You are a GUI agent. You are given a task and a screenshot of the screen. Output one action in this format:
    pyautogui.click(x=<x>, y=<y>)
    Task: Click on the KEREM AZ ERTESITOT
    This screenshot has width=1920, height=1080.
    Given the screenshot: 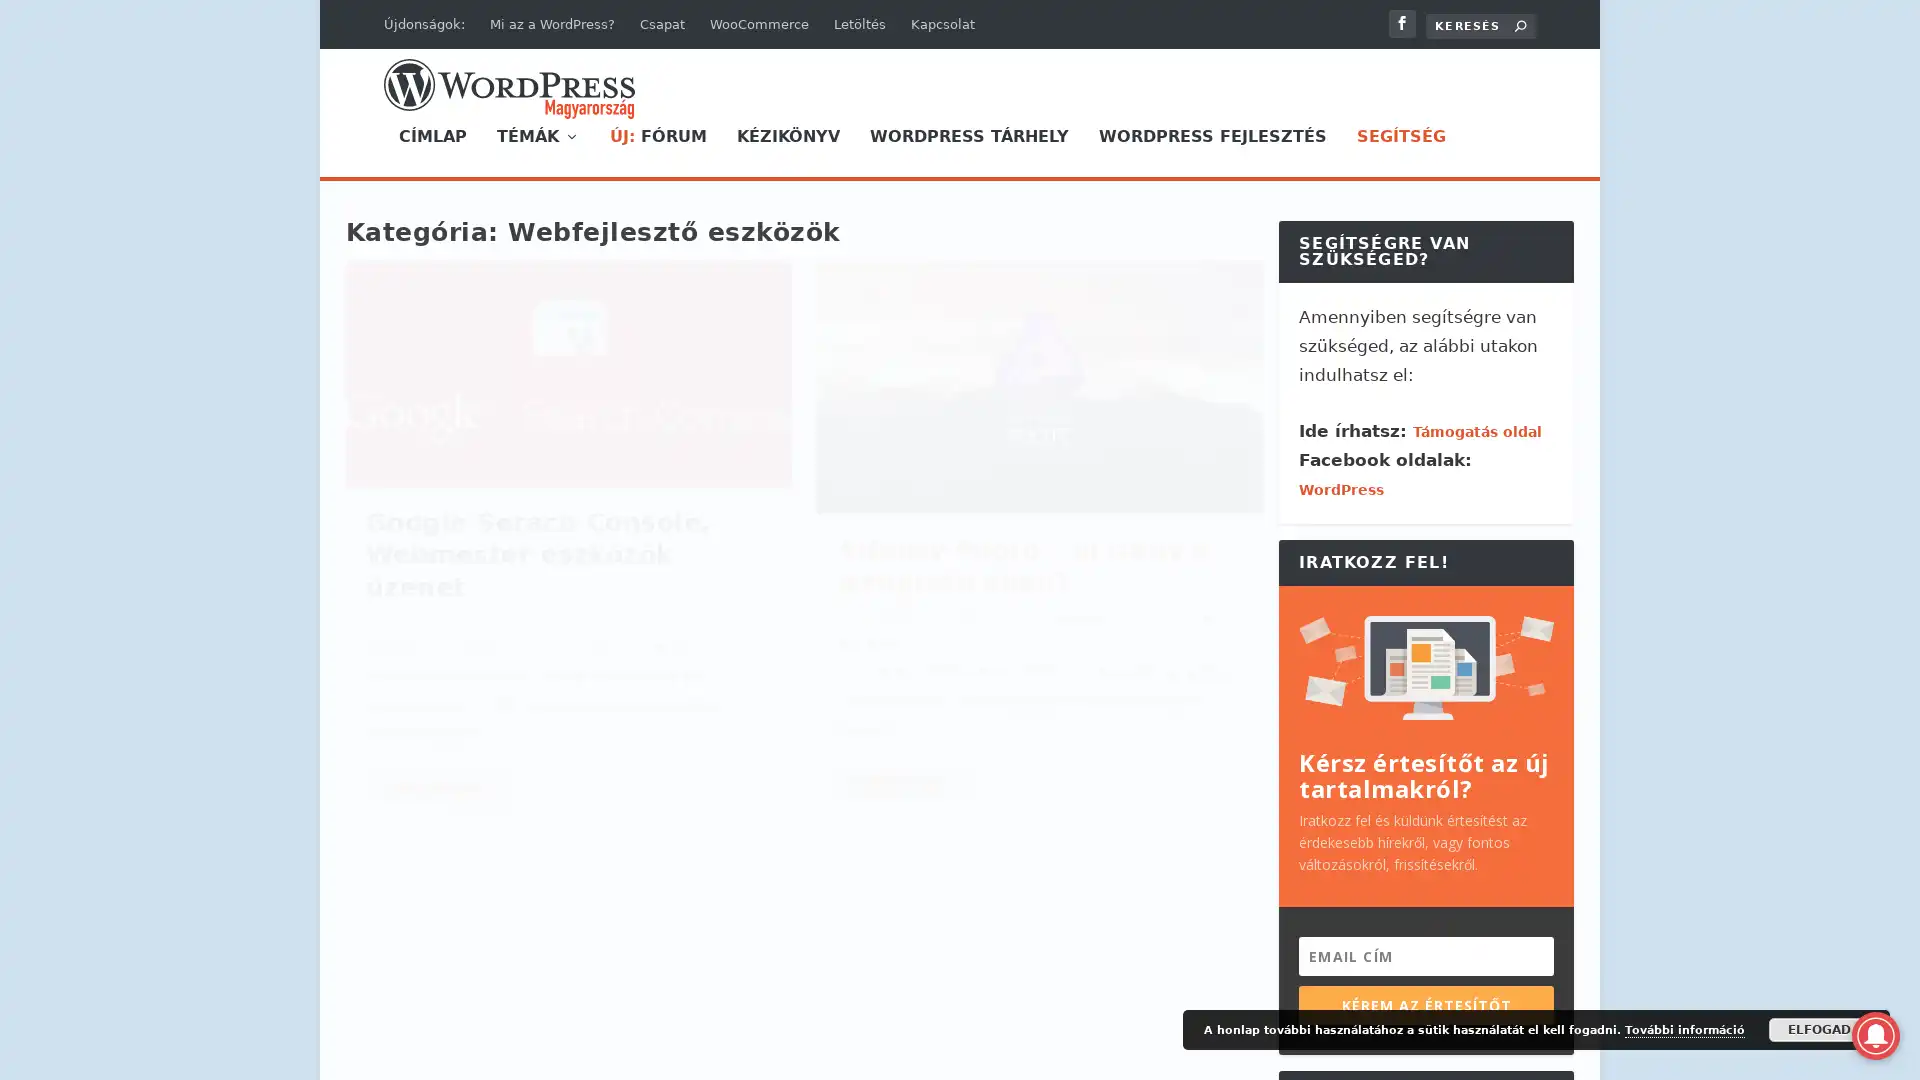 What is the action you would take?
    pyautogui.click(x=1425, y=1004)
    